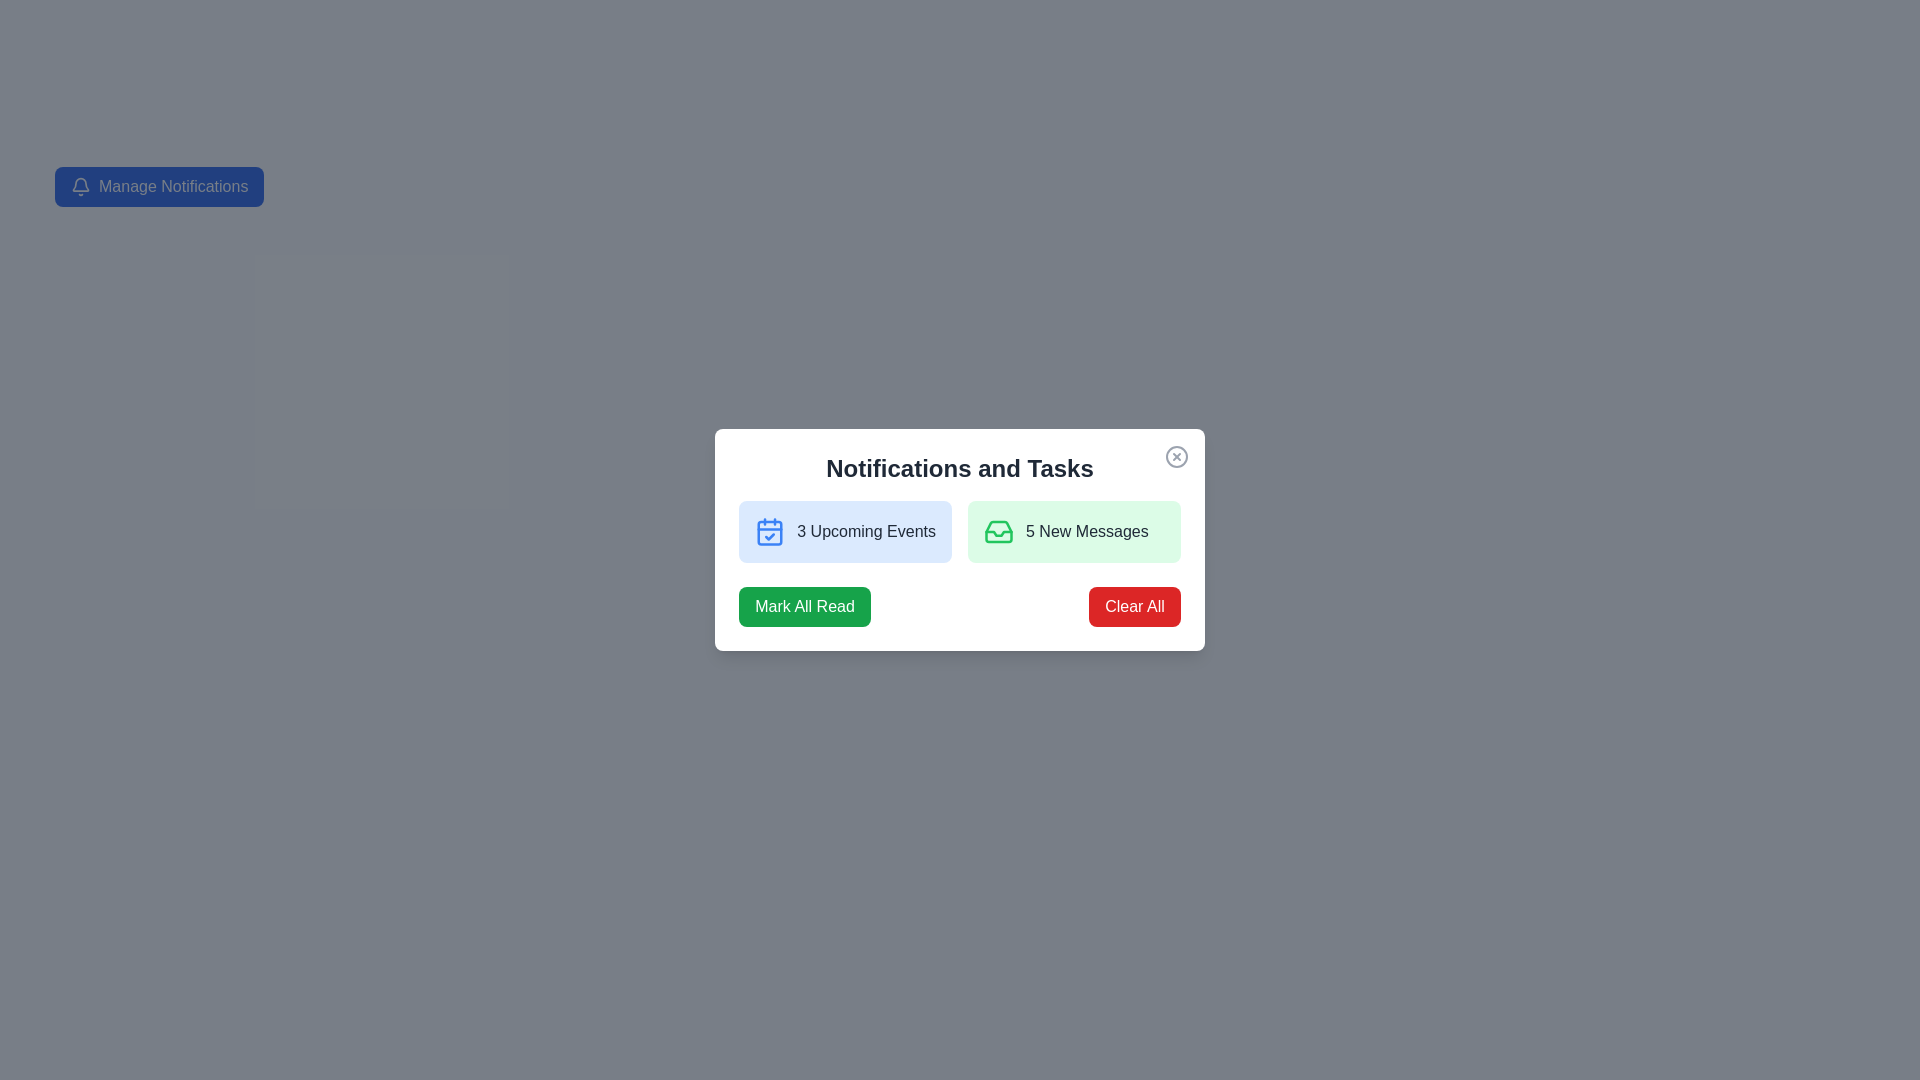  Describe the element at coordinates (845, 531) in the screenshot. I see `the Notification card displaying the count of upcoming events (3) in the 'Notifications and Tasks' dialog, positioned to the left of the '5 New Messages' element` at that location.